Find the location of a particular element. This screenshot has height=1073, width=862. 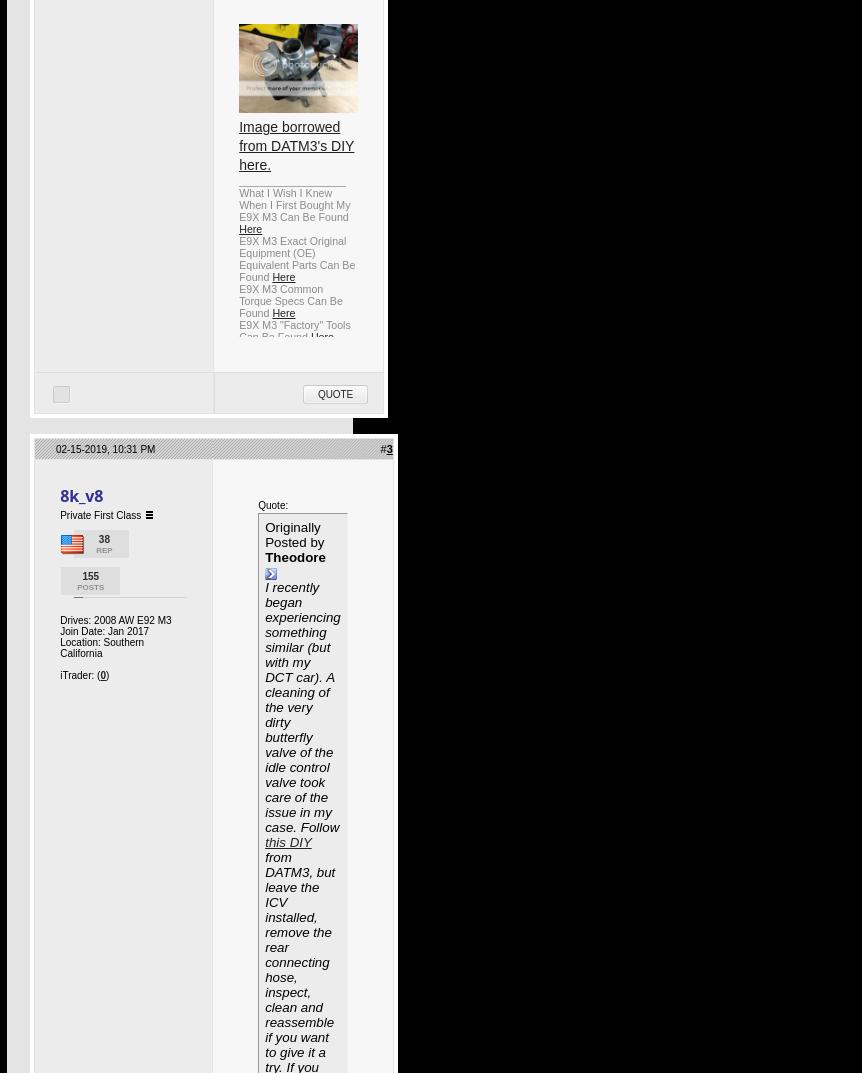

'#' is located at coordinates (378, 449).